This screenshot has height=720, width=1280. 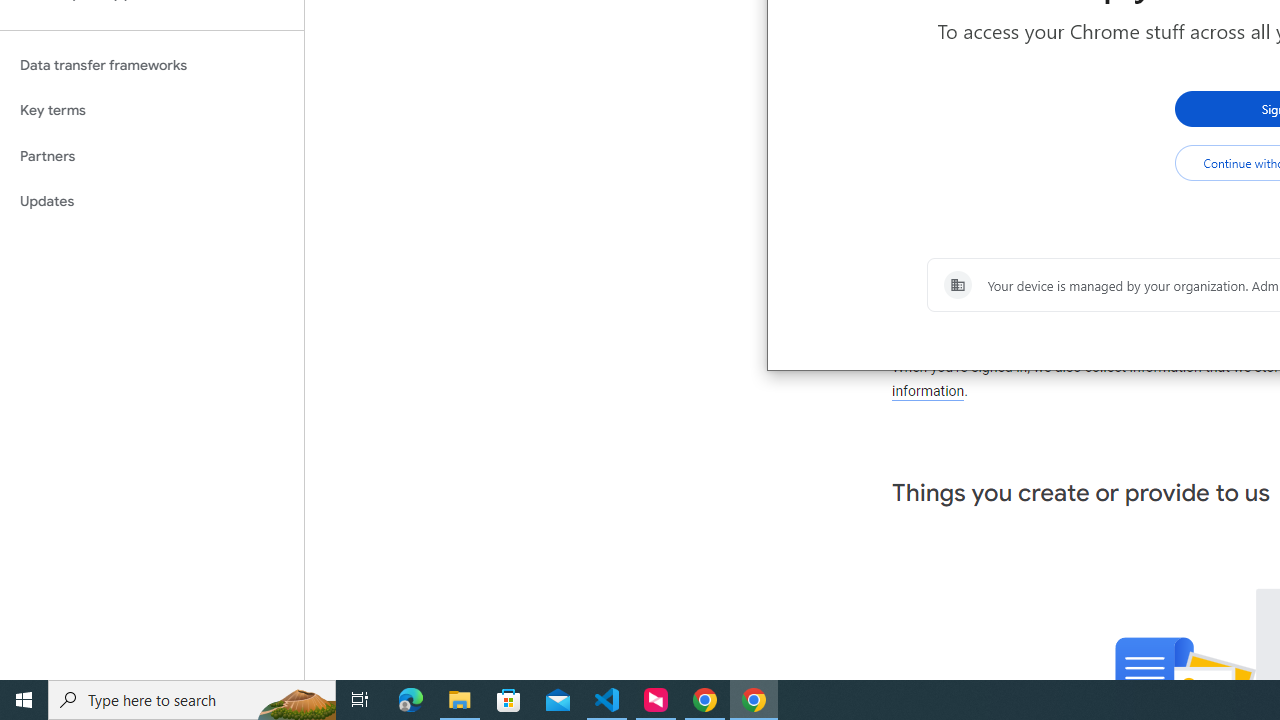 What do you see at coordinates (359, 698) in the screenshot?
I see `'Task View'` at bounding box center [359, 698].